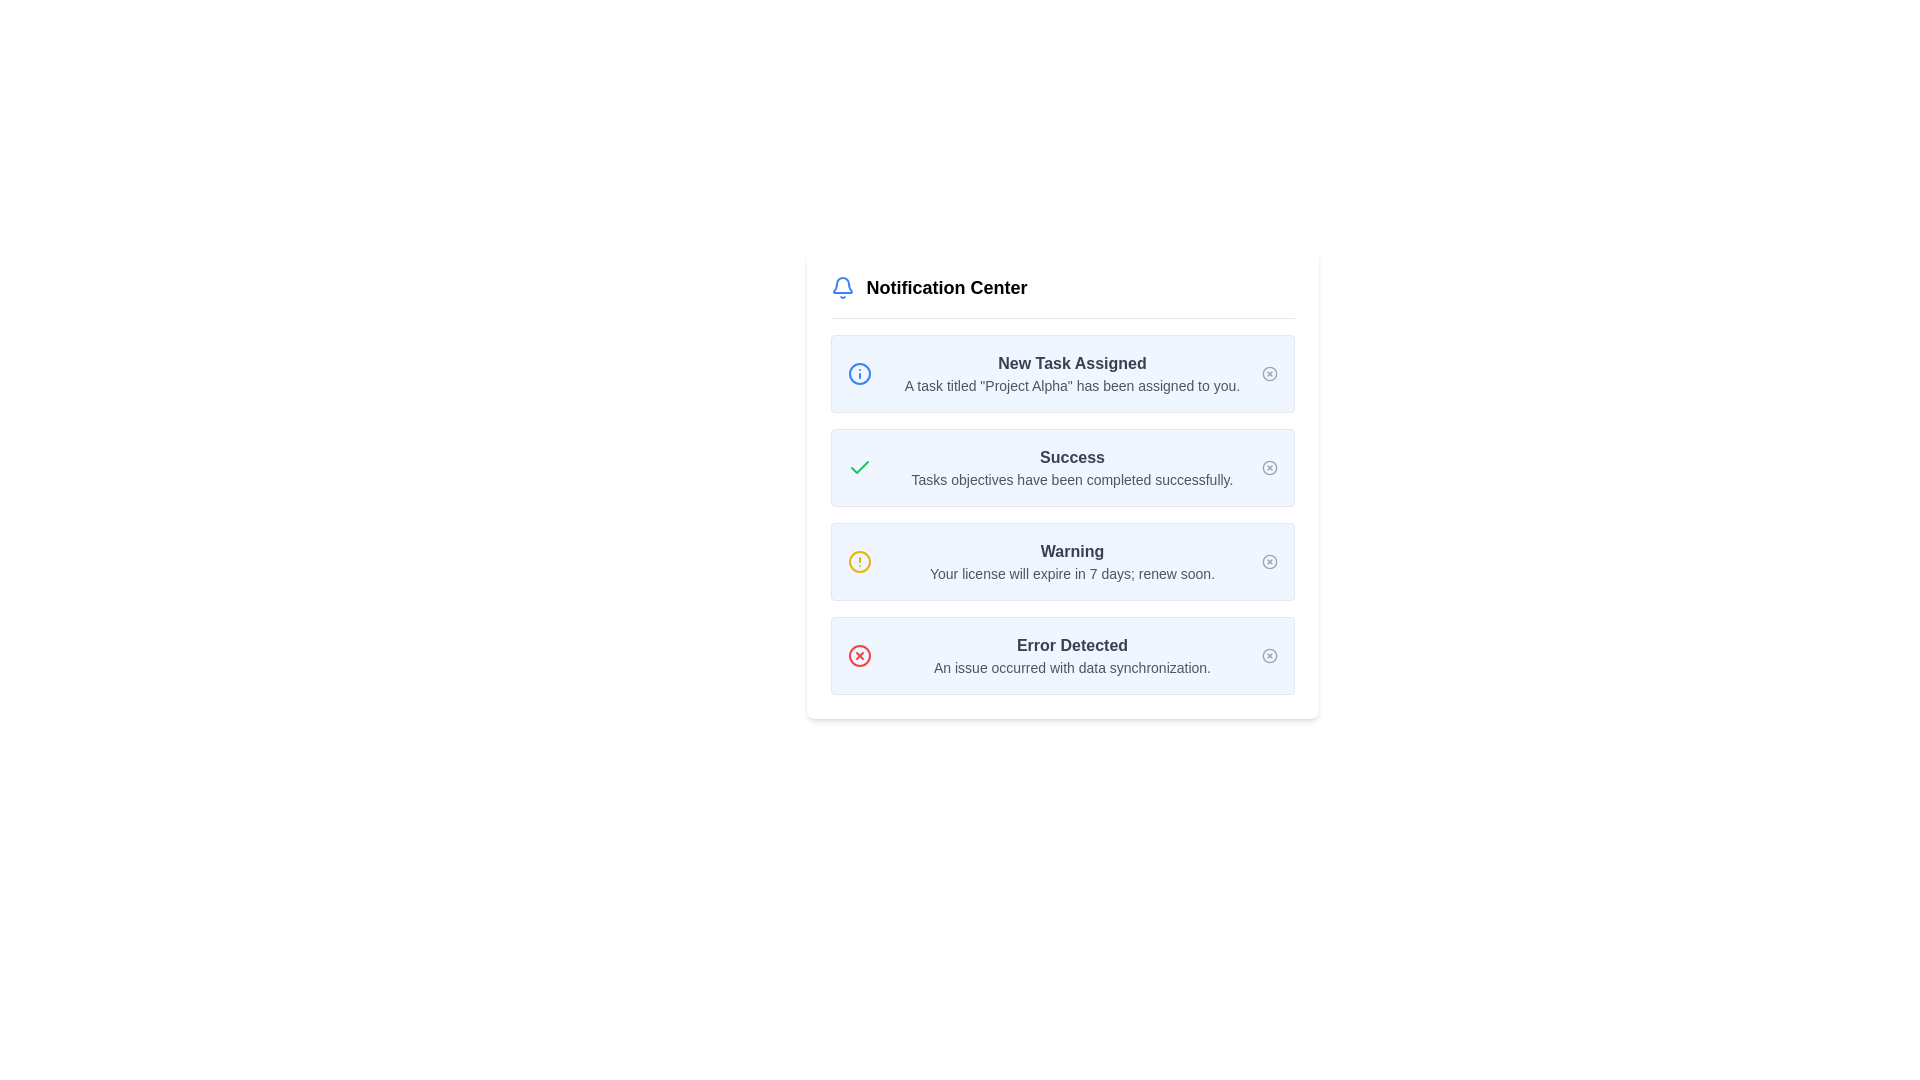 The width and height of the screenshot is (1920, 1080). What do you see at coordinates (1071, 363) in the screenshot?
I see `the title text of the notification card in the 'Notification Center', which summarizes the content of the notification` at bounding box center [1071, 363].